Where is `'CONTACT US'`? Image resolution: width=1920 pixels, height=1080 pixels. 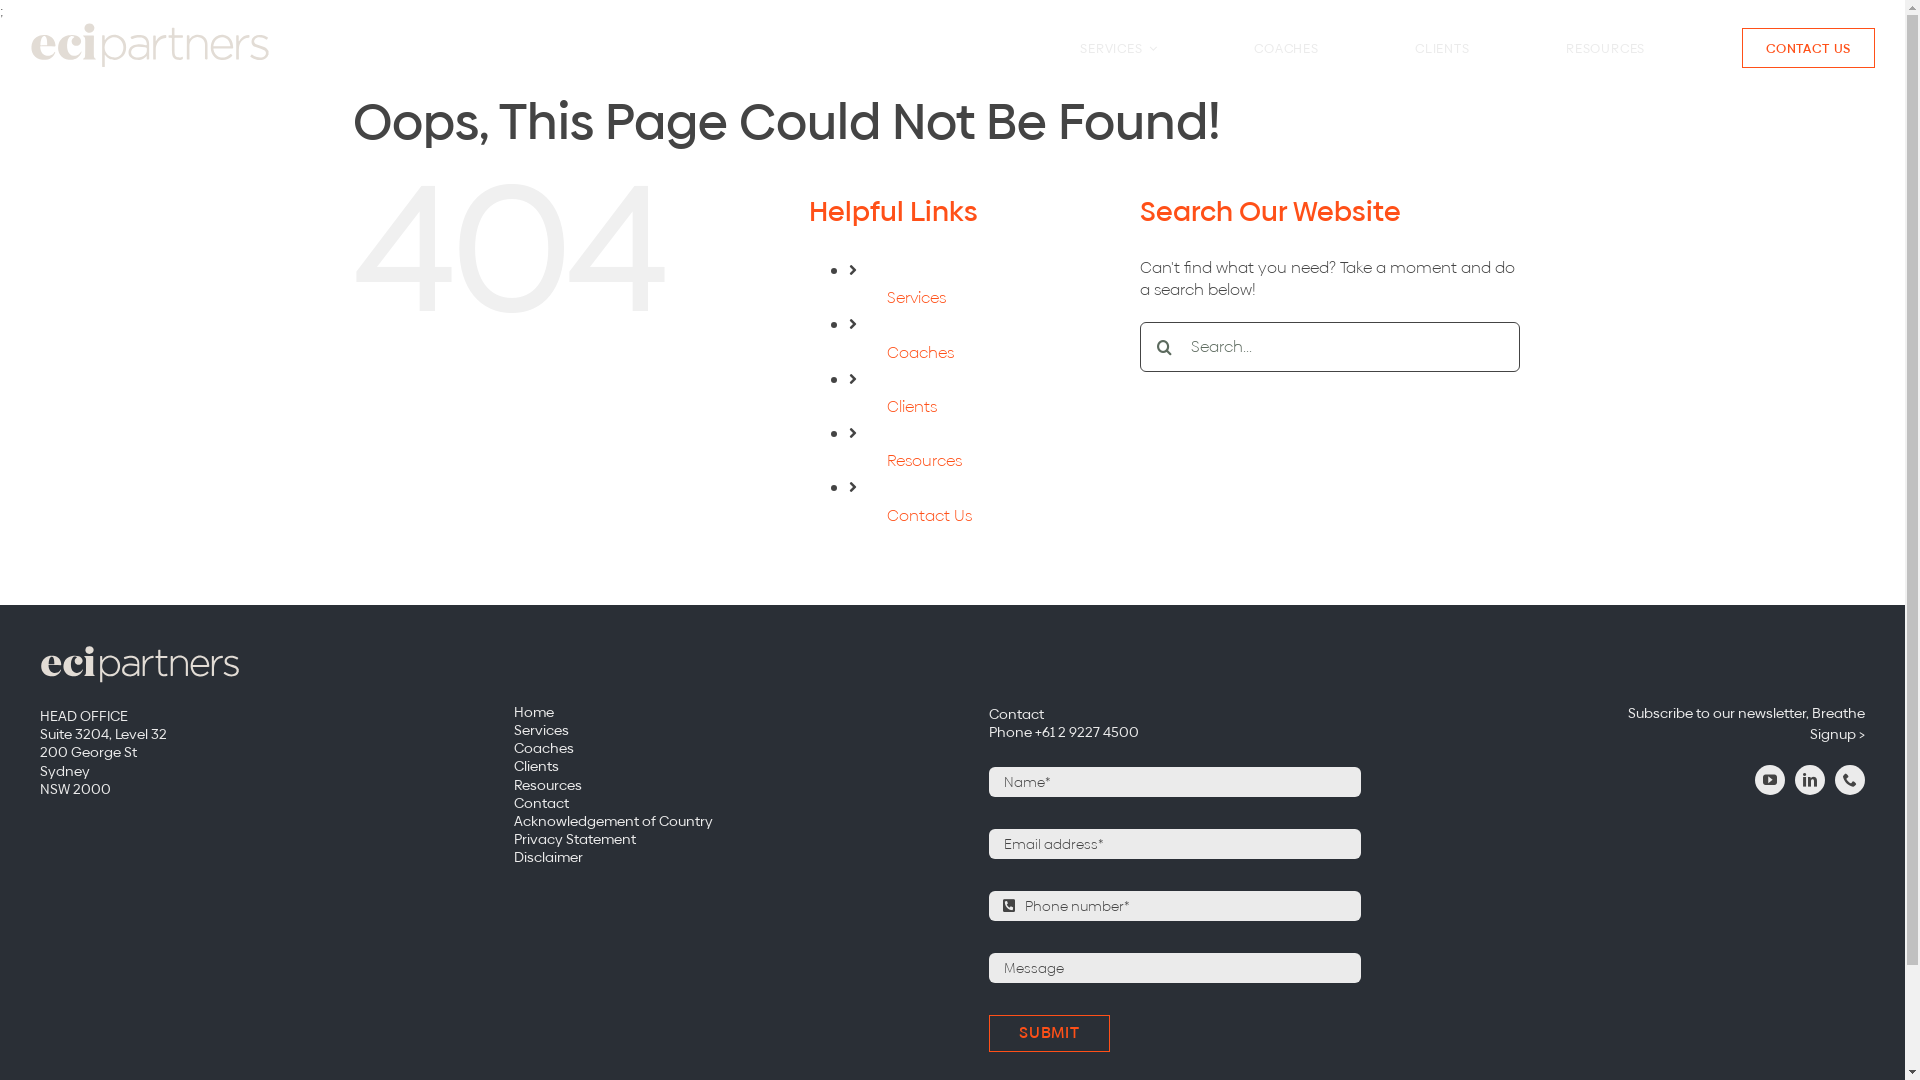
'CONTACT US' is located at coordinates (1809, 46).